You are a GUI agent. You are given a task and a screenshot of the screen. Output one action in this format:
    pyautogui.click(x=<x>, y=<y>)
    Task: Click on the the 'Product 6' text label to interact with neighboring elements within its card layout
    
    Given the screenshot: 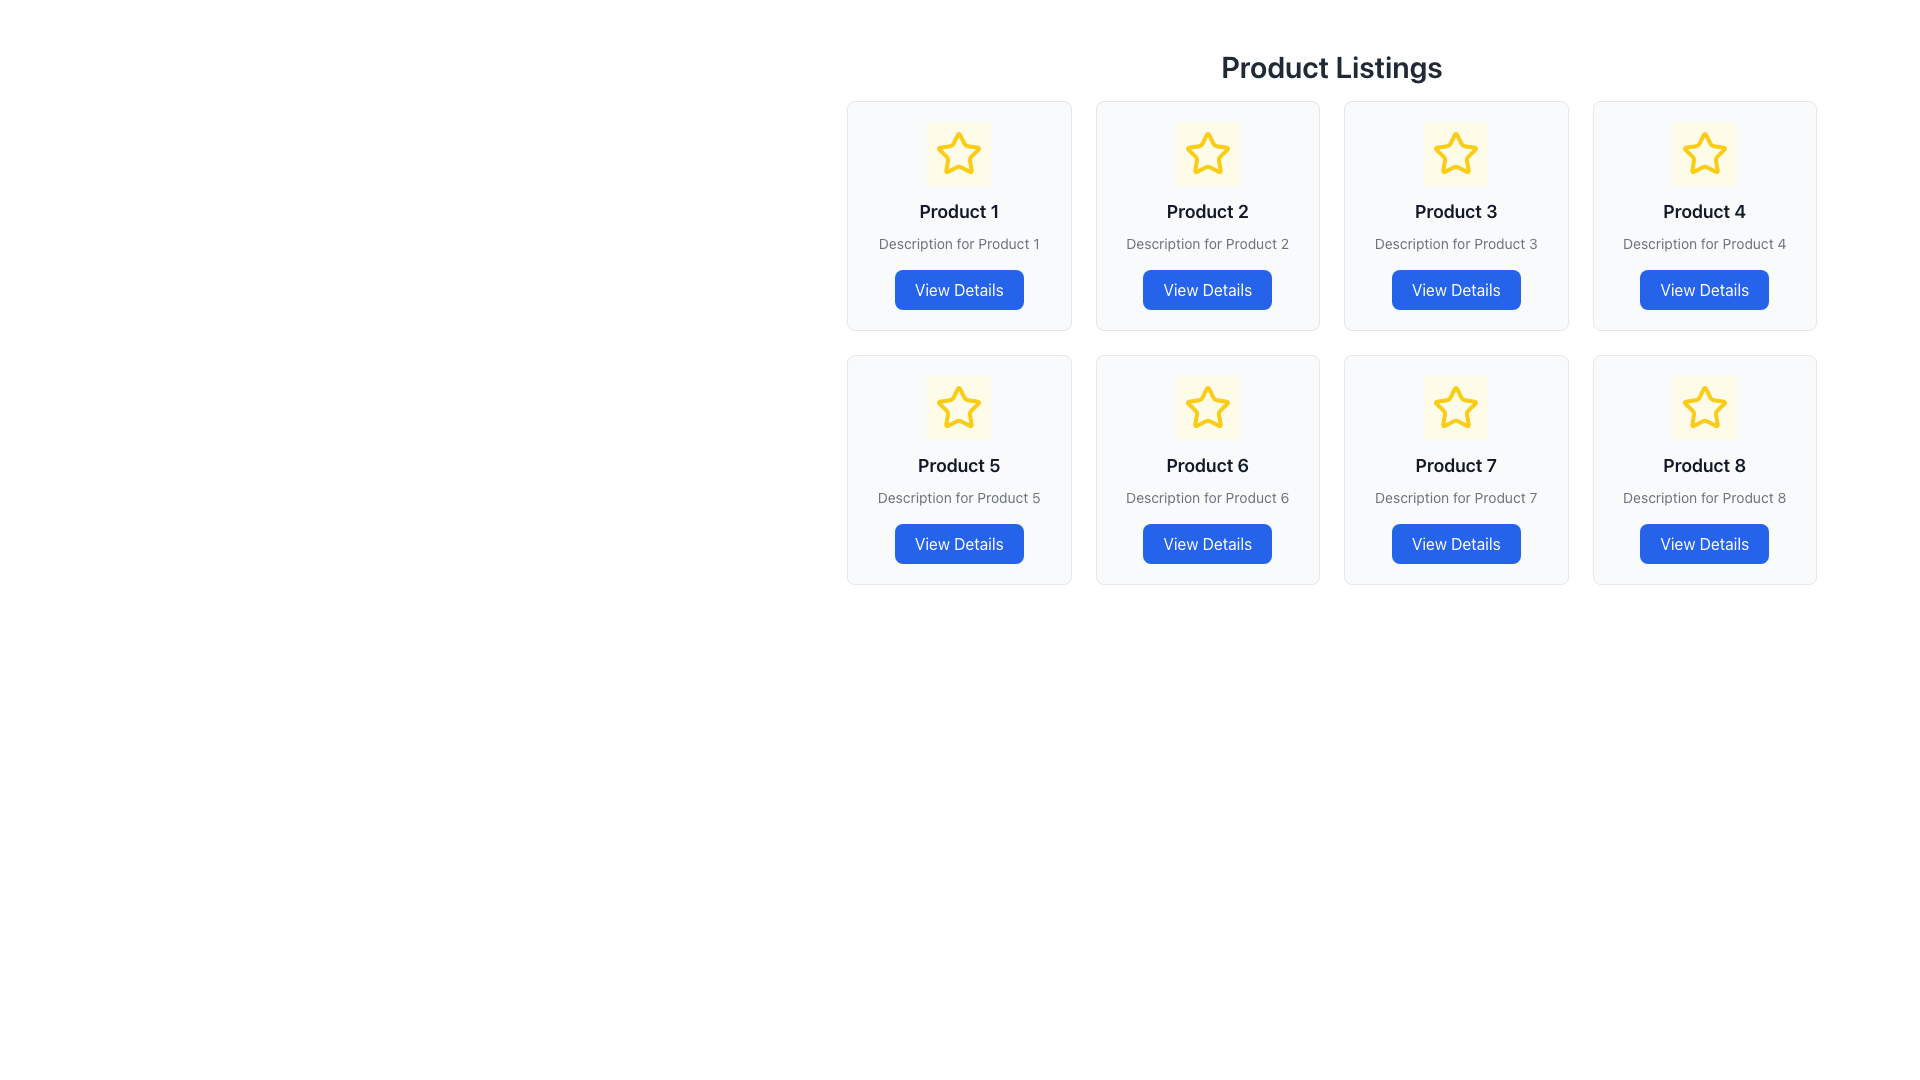 What is the action you would take?
    pyautogui.click(x=1206, y=466)
    